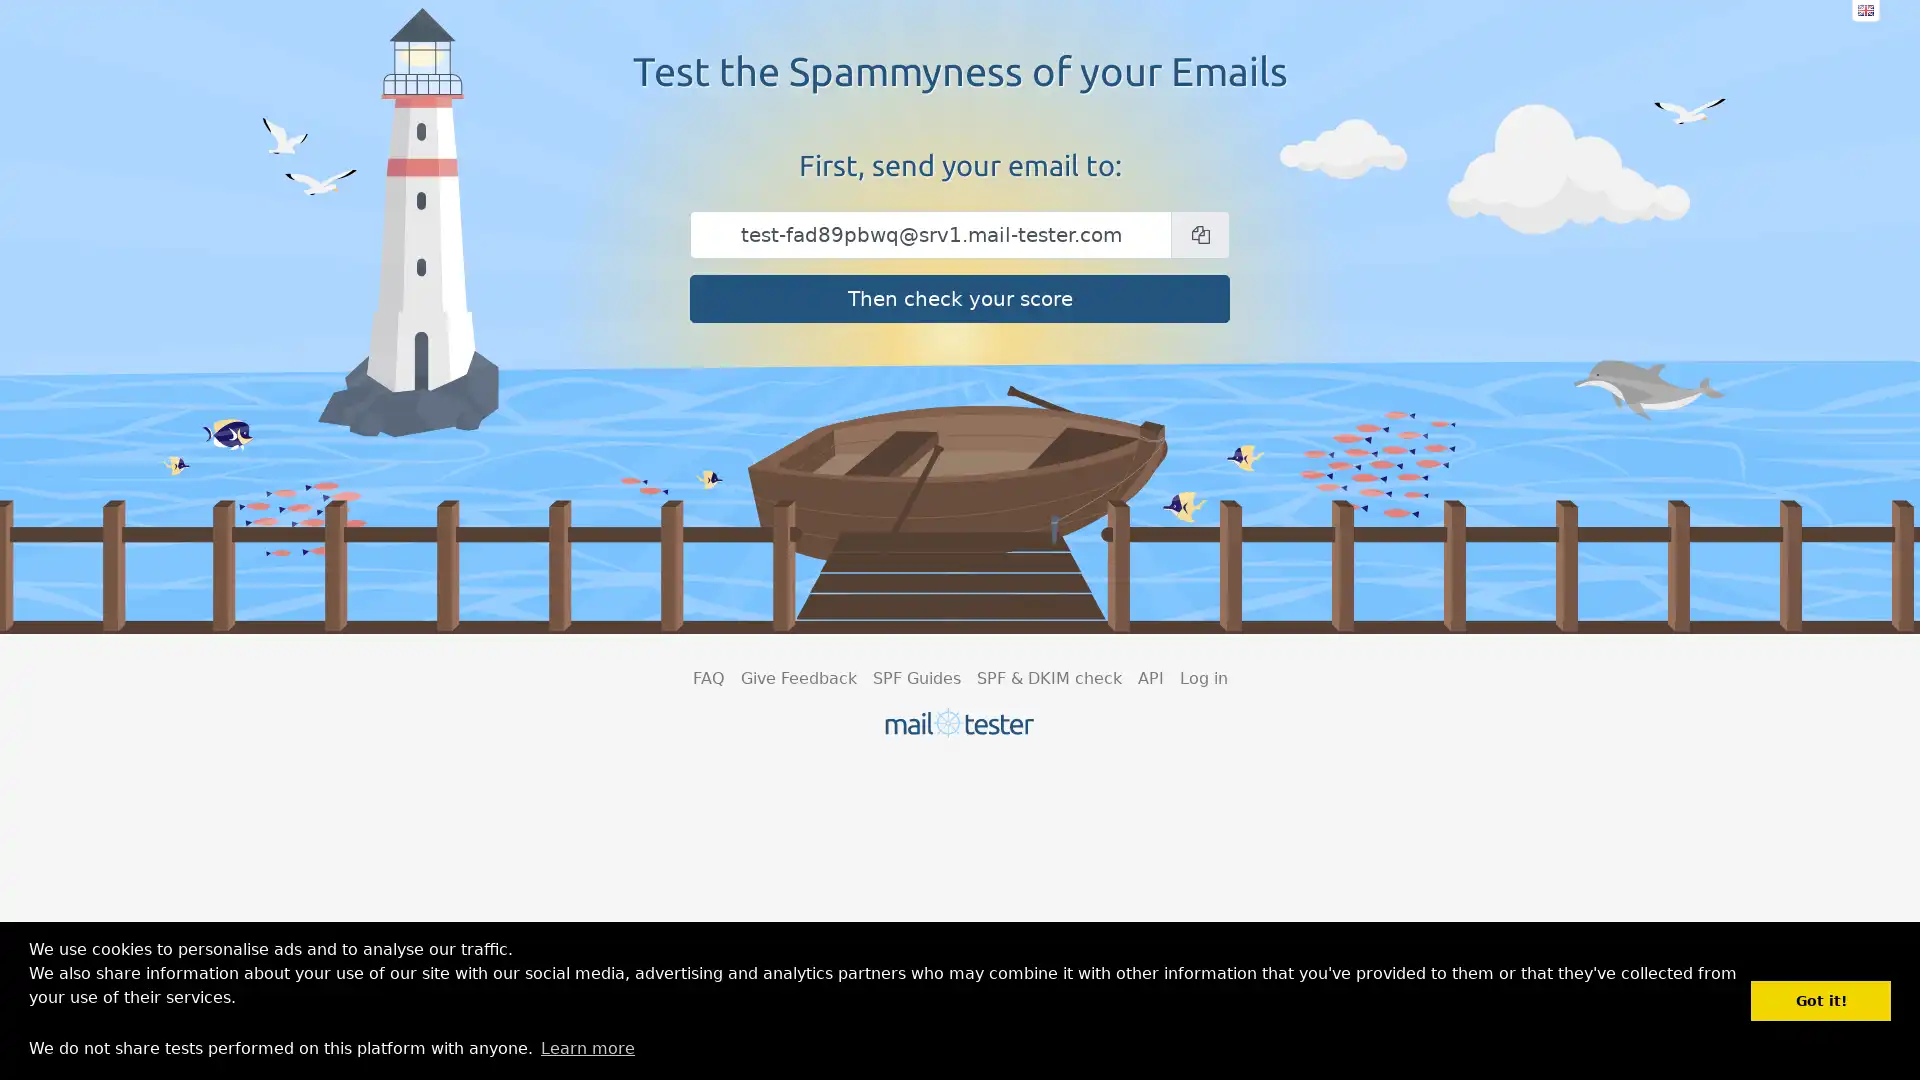 This screenshot has height=1080, width=1920. Describe the element at coordinates (586, 1047) in the screenshot. I see `learn more about cookies` at that location.